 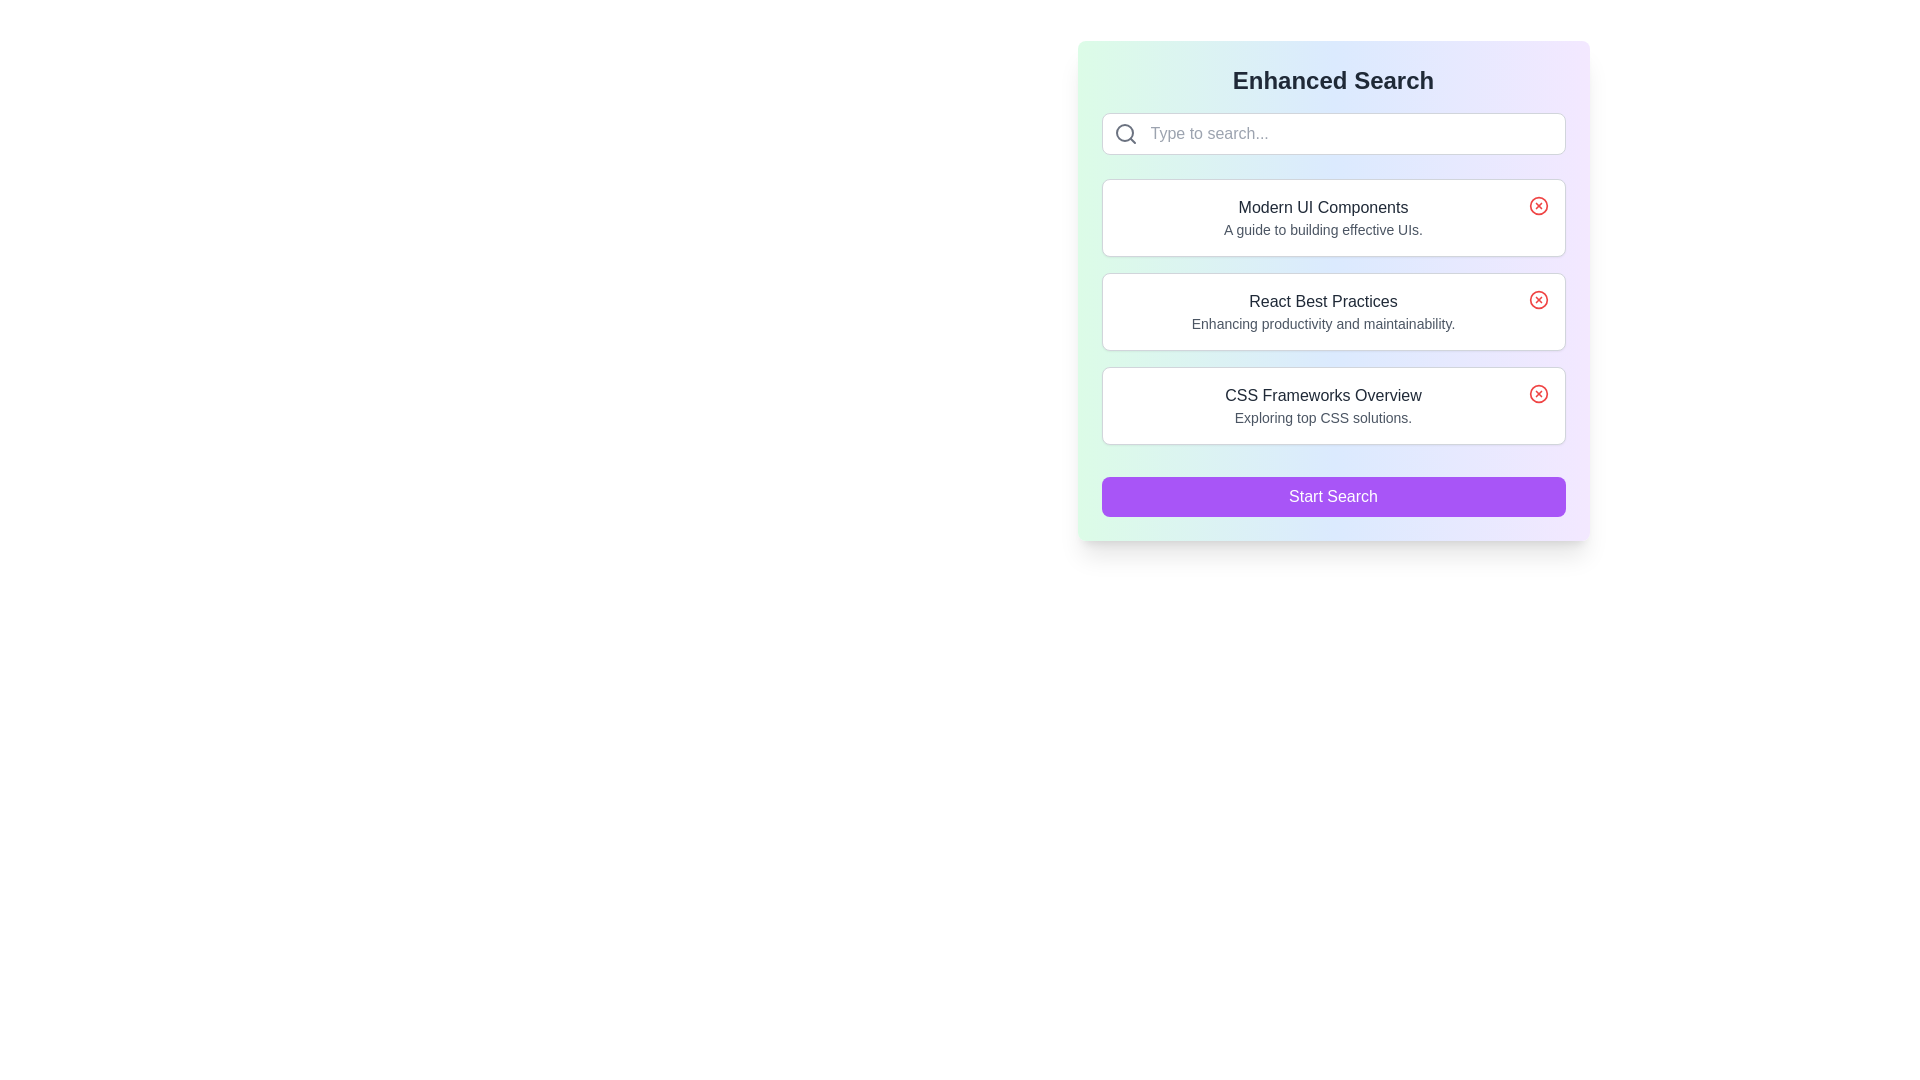 What do you see at coordinates (1323, 208) in the screenshot?
I see `the primary title text of the first item in the vertical list, located below the search bar and above the subtitle 'A guide to building effective UIs'` at bounding box center [1323, 208].